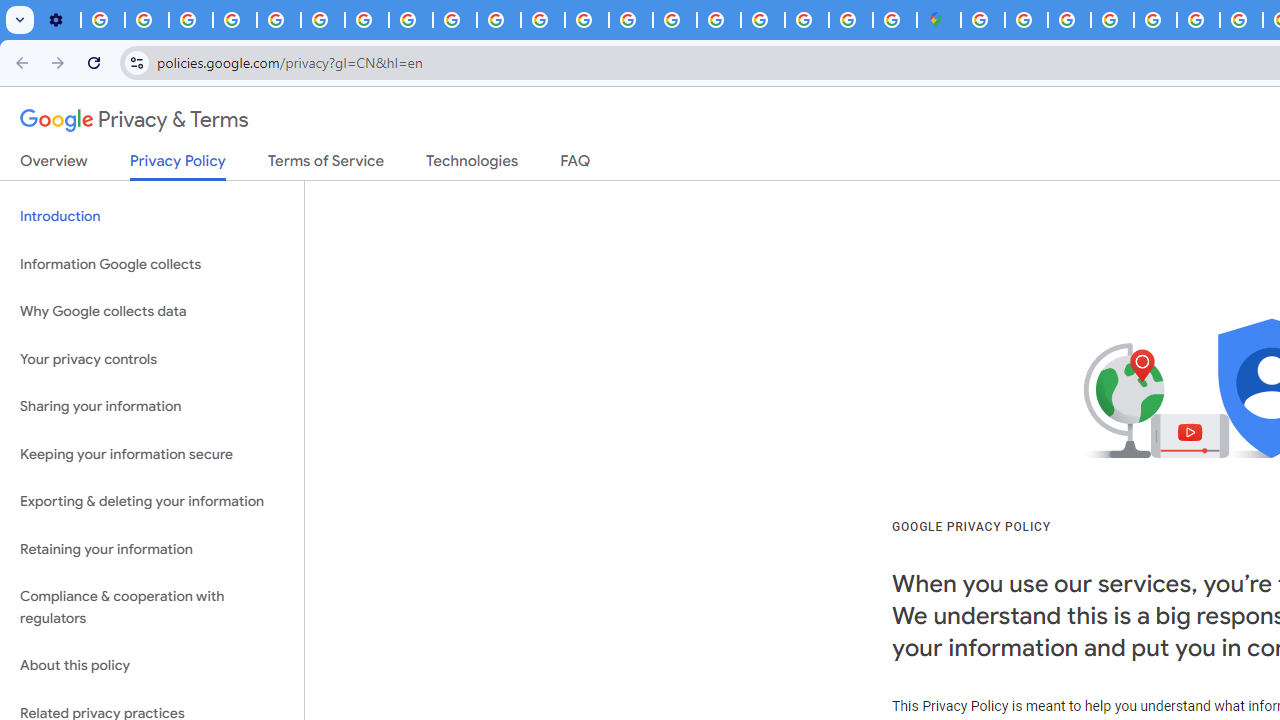  What do you see at coordinates (102, 20) in the screenshot?
I see `'Delete photos & videos - Computer - Google Photos Help'` at bounding box center [102, 20].